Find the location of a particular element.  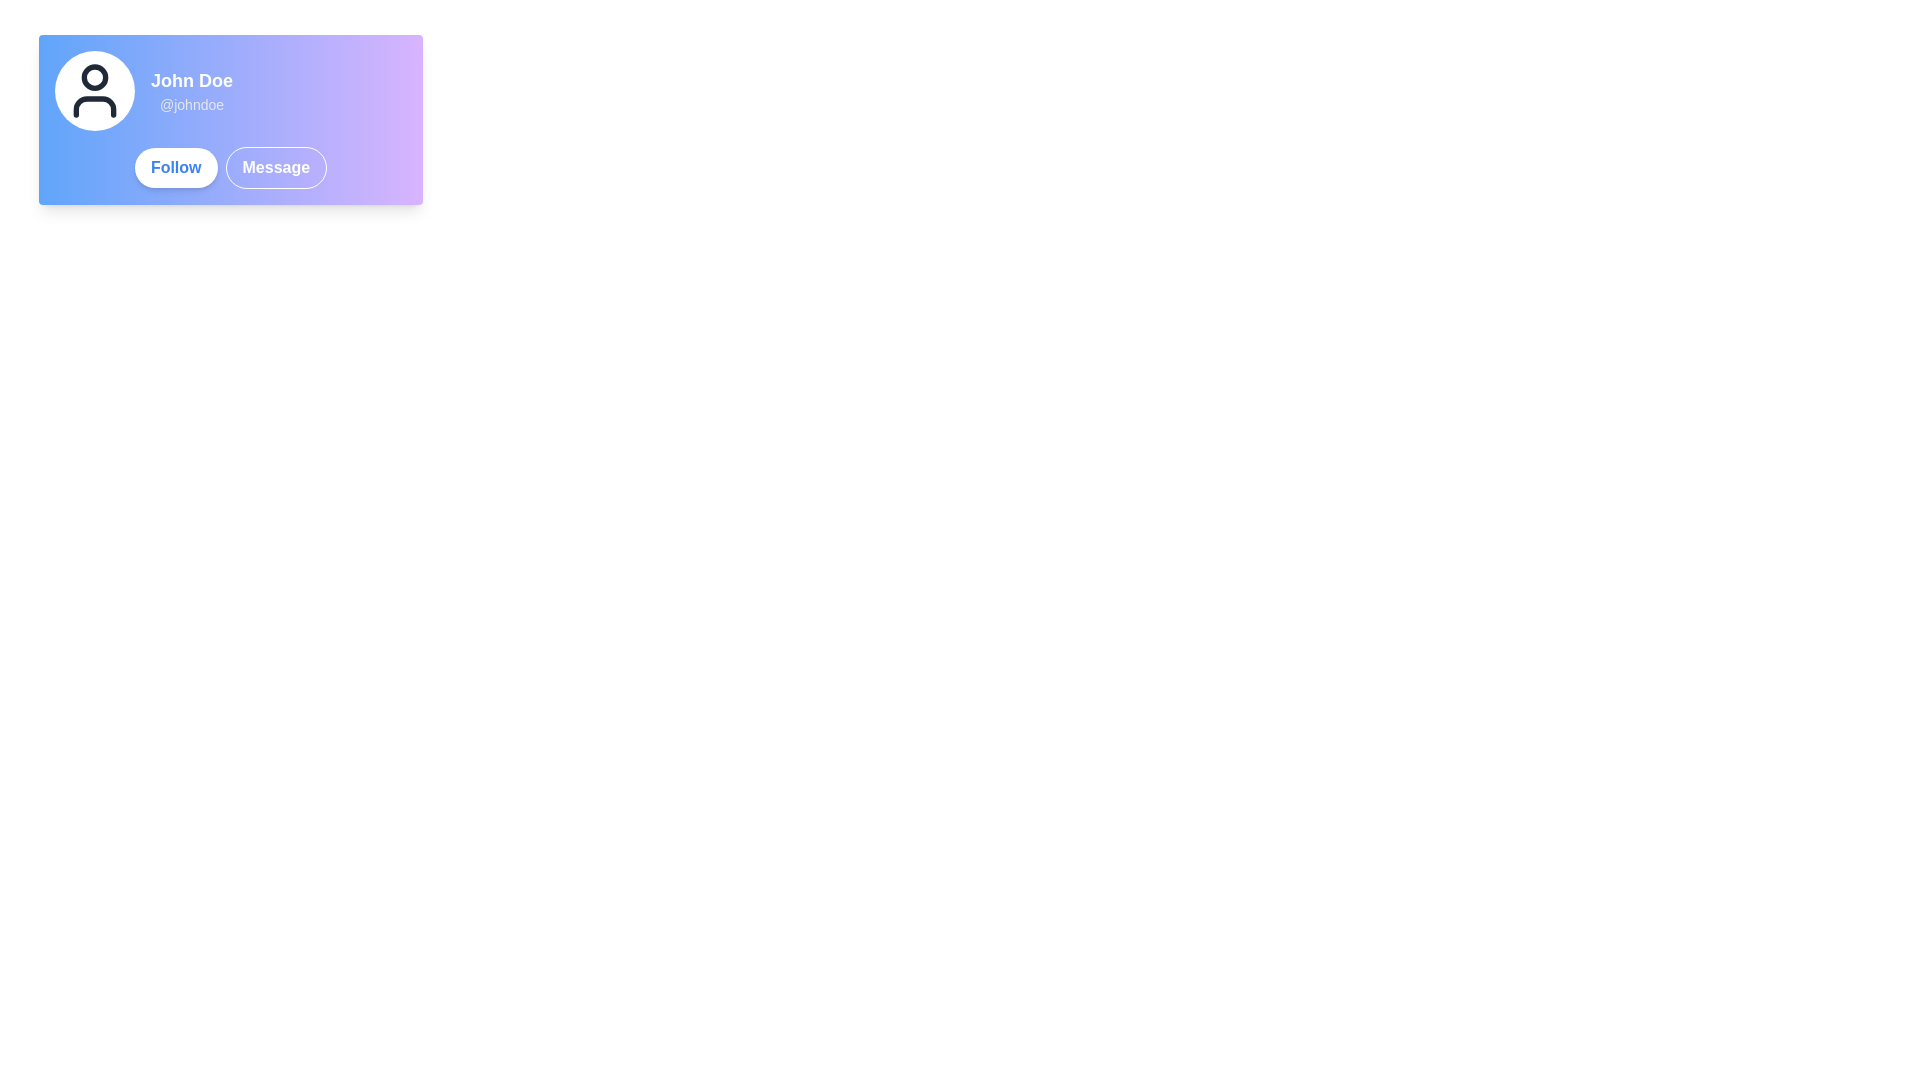

the 'Follow' button, which is styled with a white background, blue text, and rounded edges is located at coordinates (176, 167).